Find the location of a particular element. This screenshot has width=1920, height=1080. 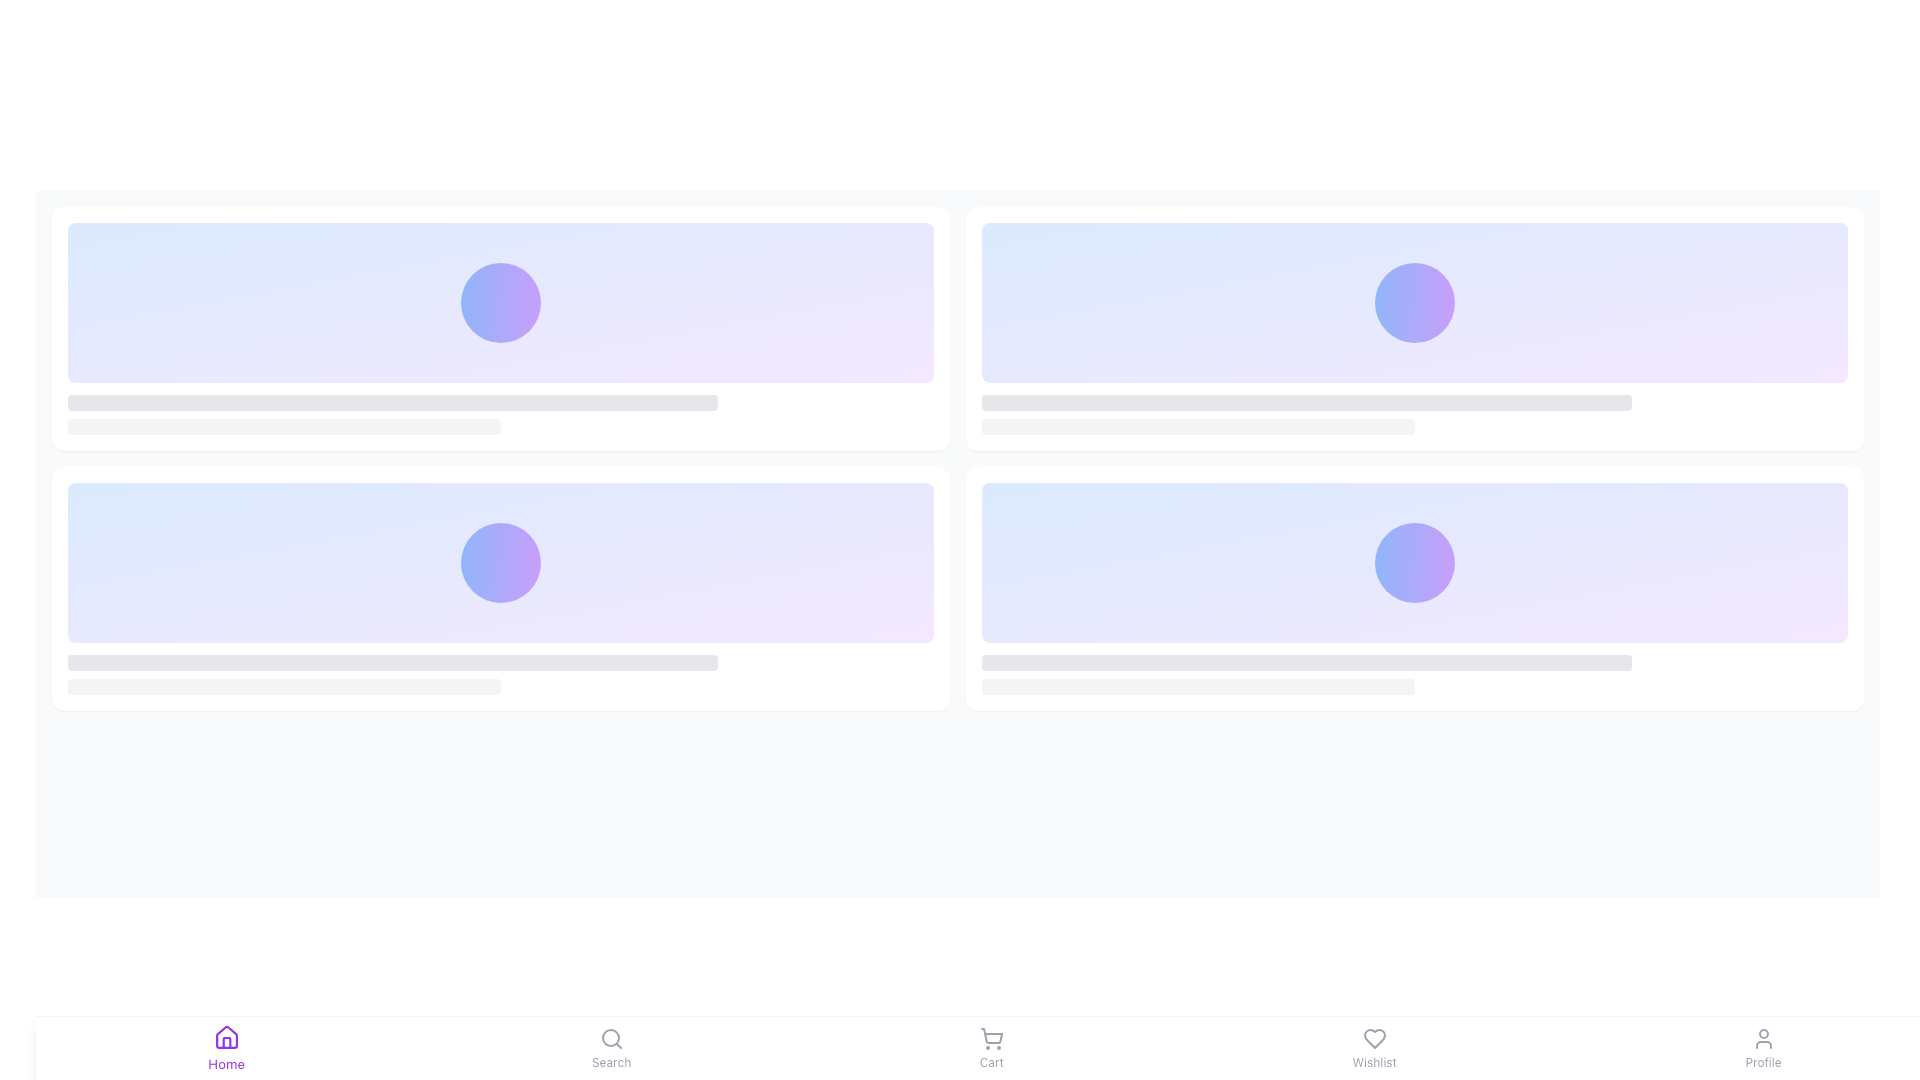

the decorative animated circular element, which features a blue to purple gradient and an animated pulse effect, located in the second row and second column of the grid layout is located at coordinates (1414, 563).